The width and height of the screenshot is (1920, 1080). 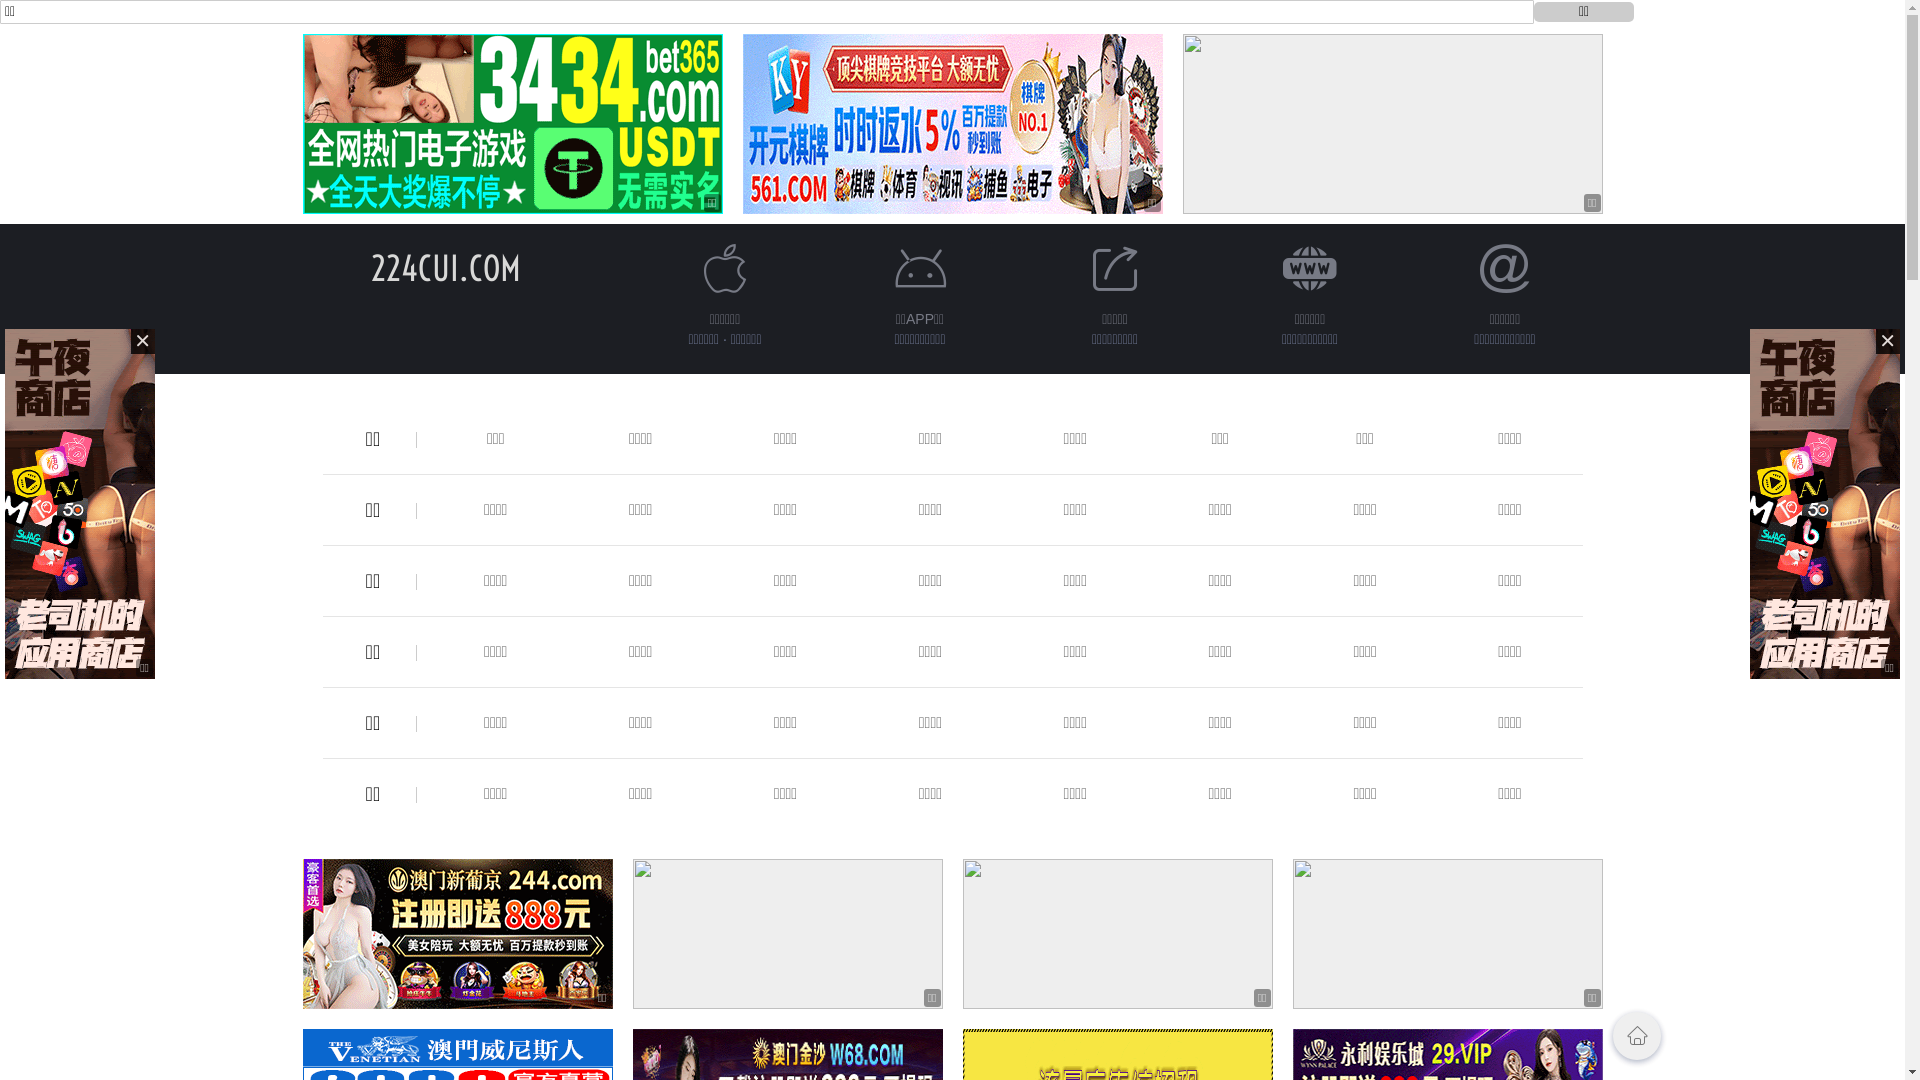 I want to click on '224CUI.COM', so click(x=444, y=267).